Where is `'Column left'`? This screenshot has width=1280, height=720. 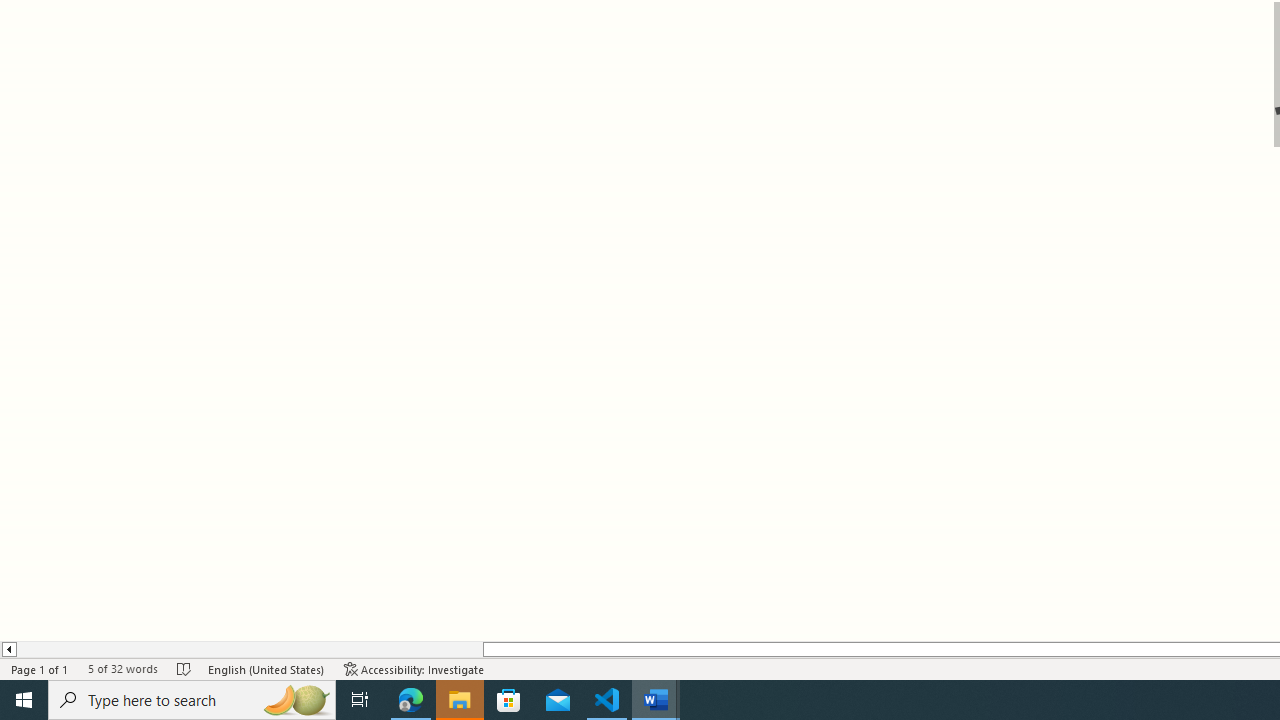 'Column left' is located at coordinates (8, 649).